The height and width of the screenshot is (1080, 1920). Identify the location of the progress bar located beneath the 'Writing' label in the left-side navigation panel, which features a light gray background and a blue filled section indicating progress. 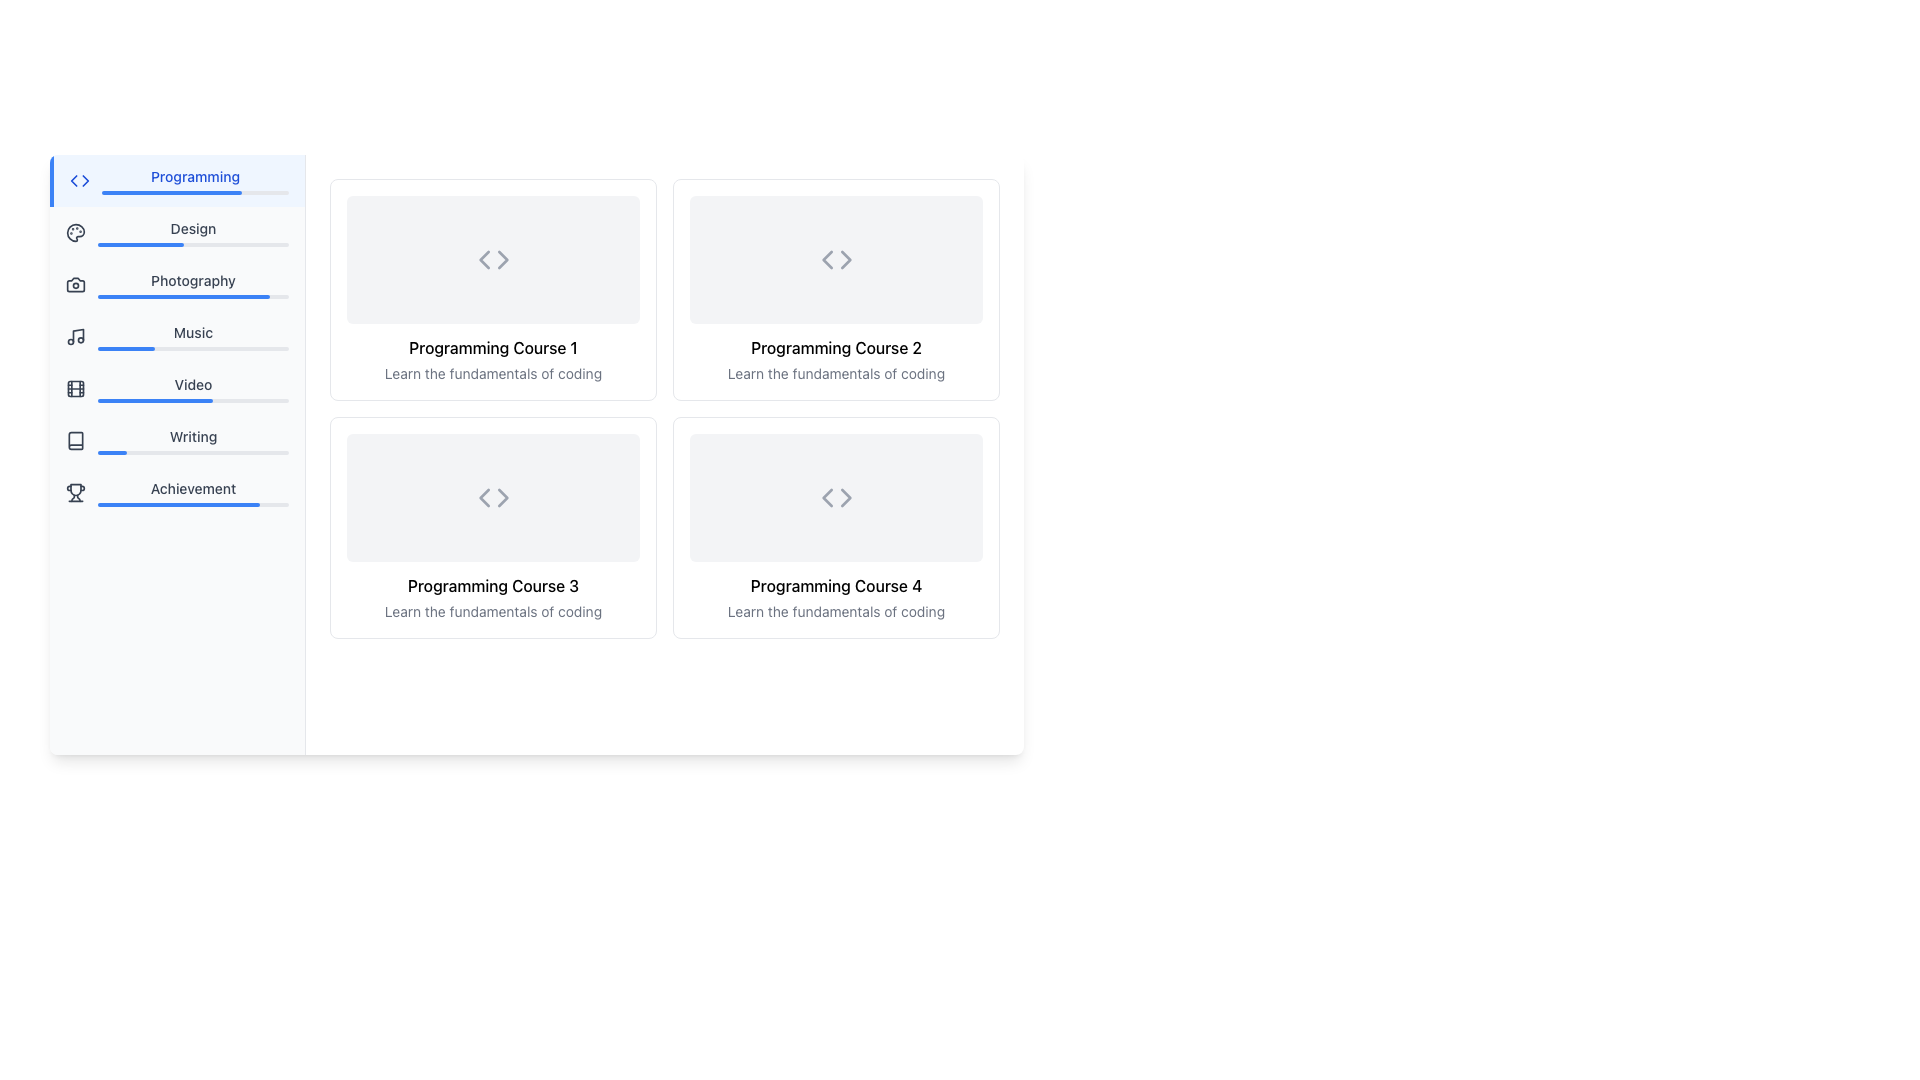
(193, 452).